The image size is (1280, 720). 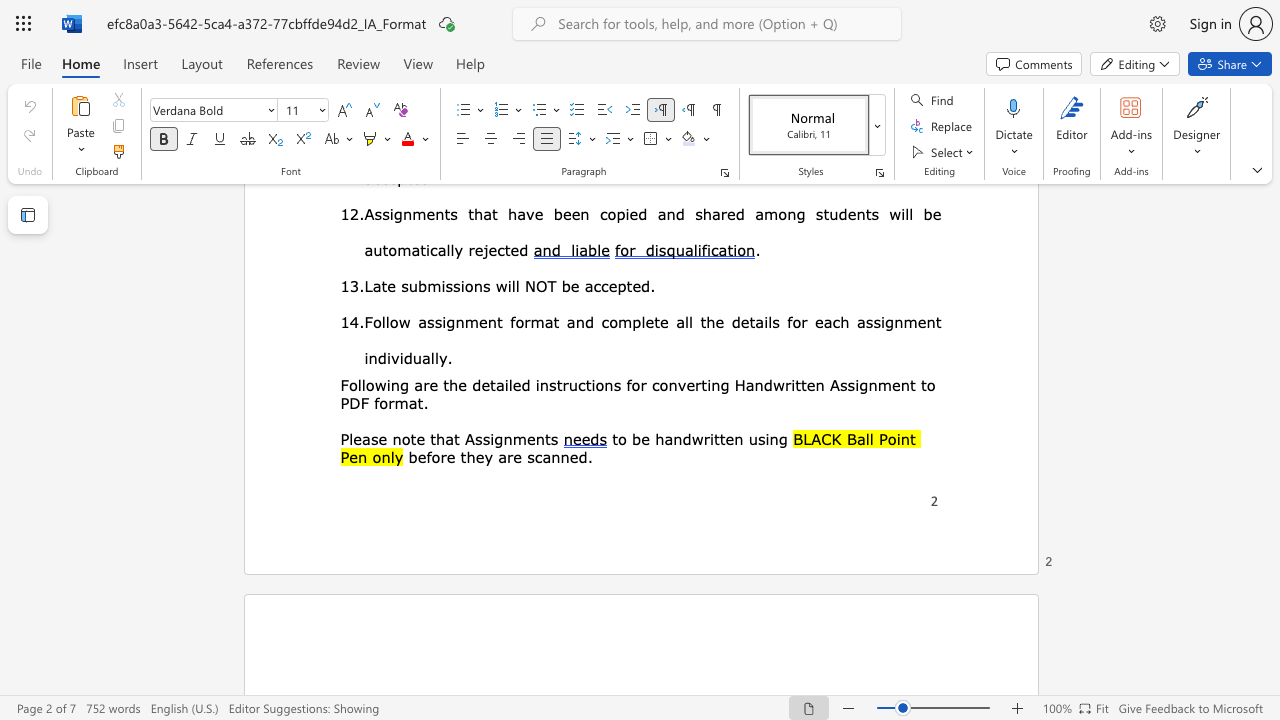 I want to click on the subset text "o be handwr" within the text "to be handwritten using", so click(x=617, y=437).